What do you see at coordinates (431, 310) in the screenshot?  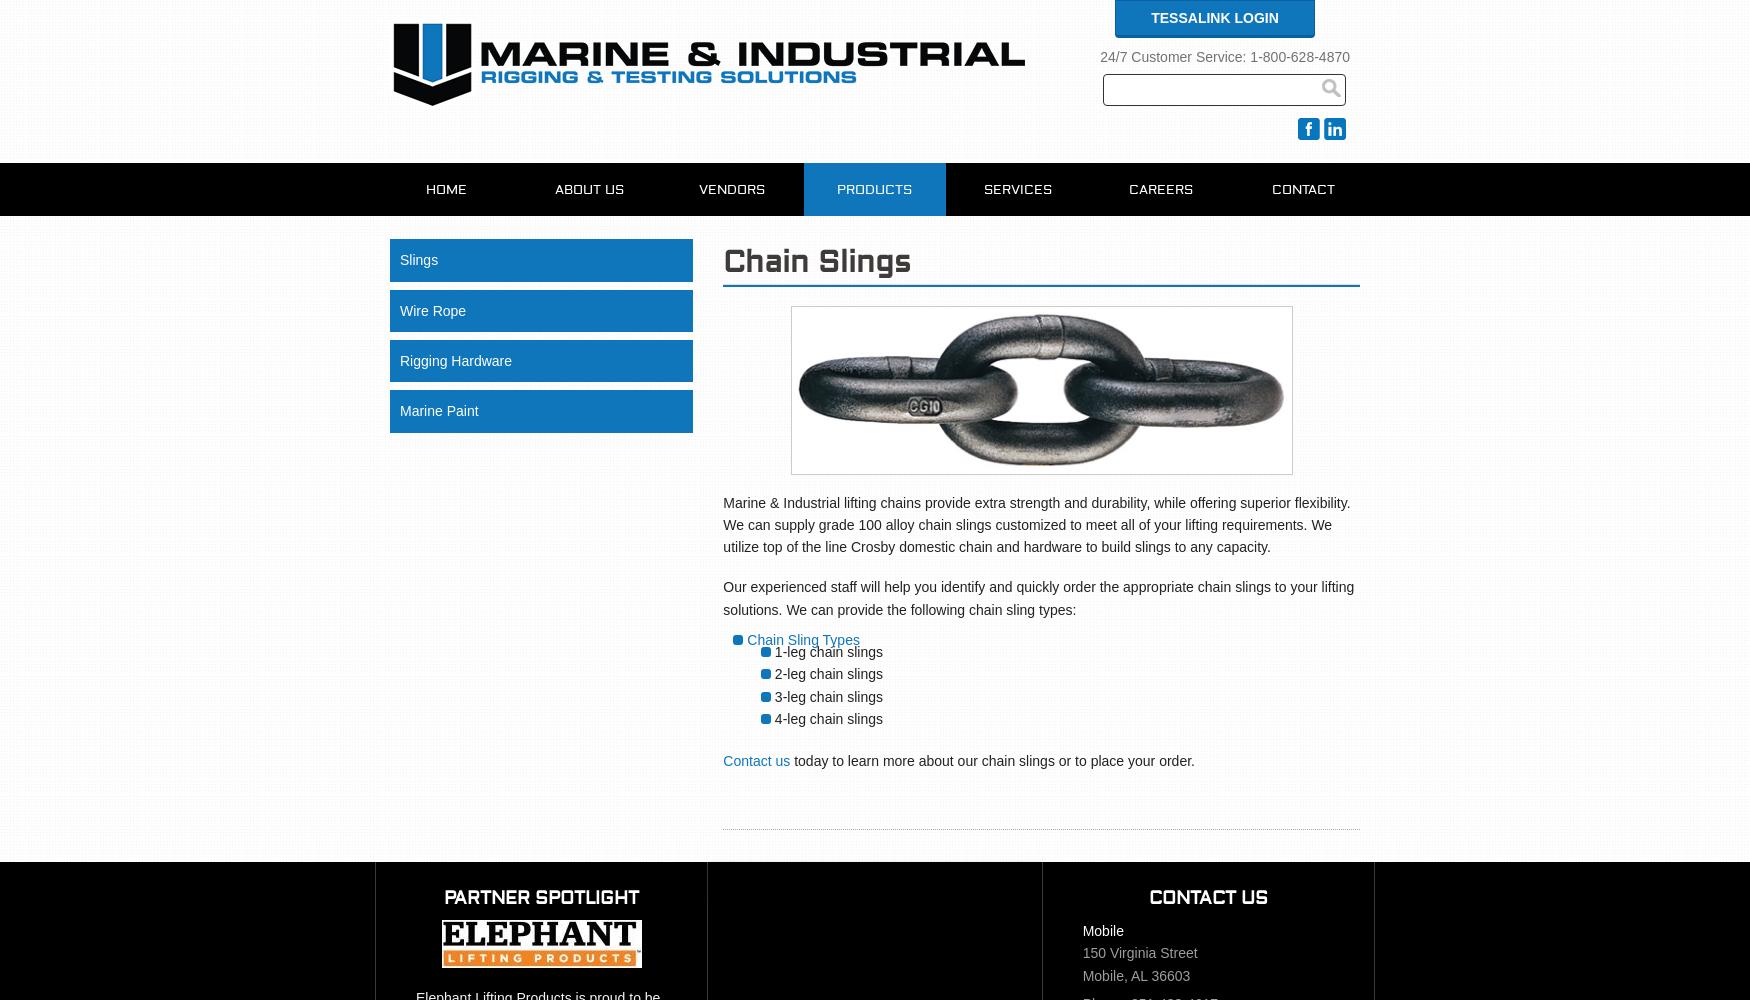 I see `'Wire Rope'` at bounding box center [431, 310].